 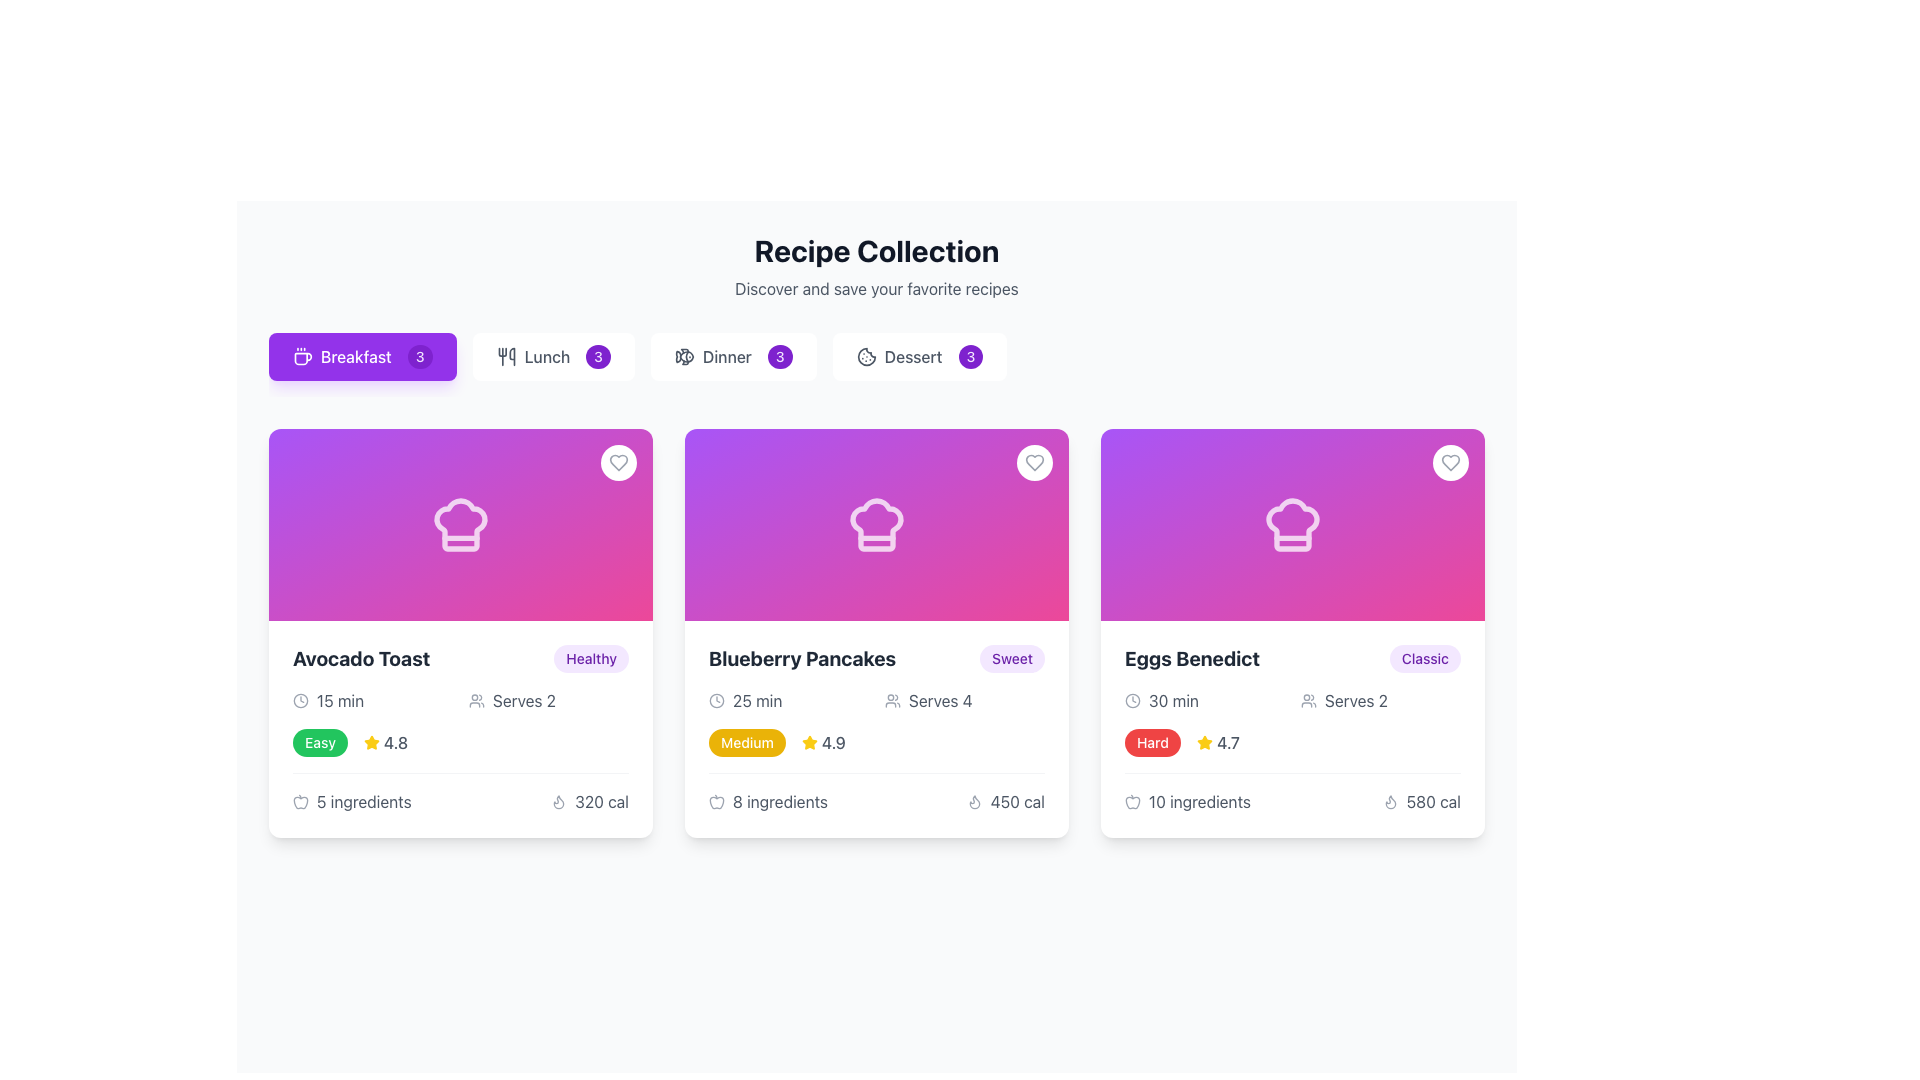 What do you see at coordinates (1389, 801) in the screenshot?
I see `the flame icon located to the left of the '580 cal' text in the nutritional information section of the 'Eggs Benedict' card` at bounding box center [1389, 801].